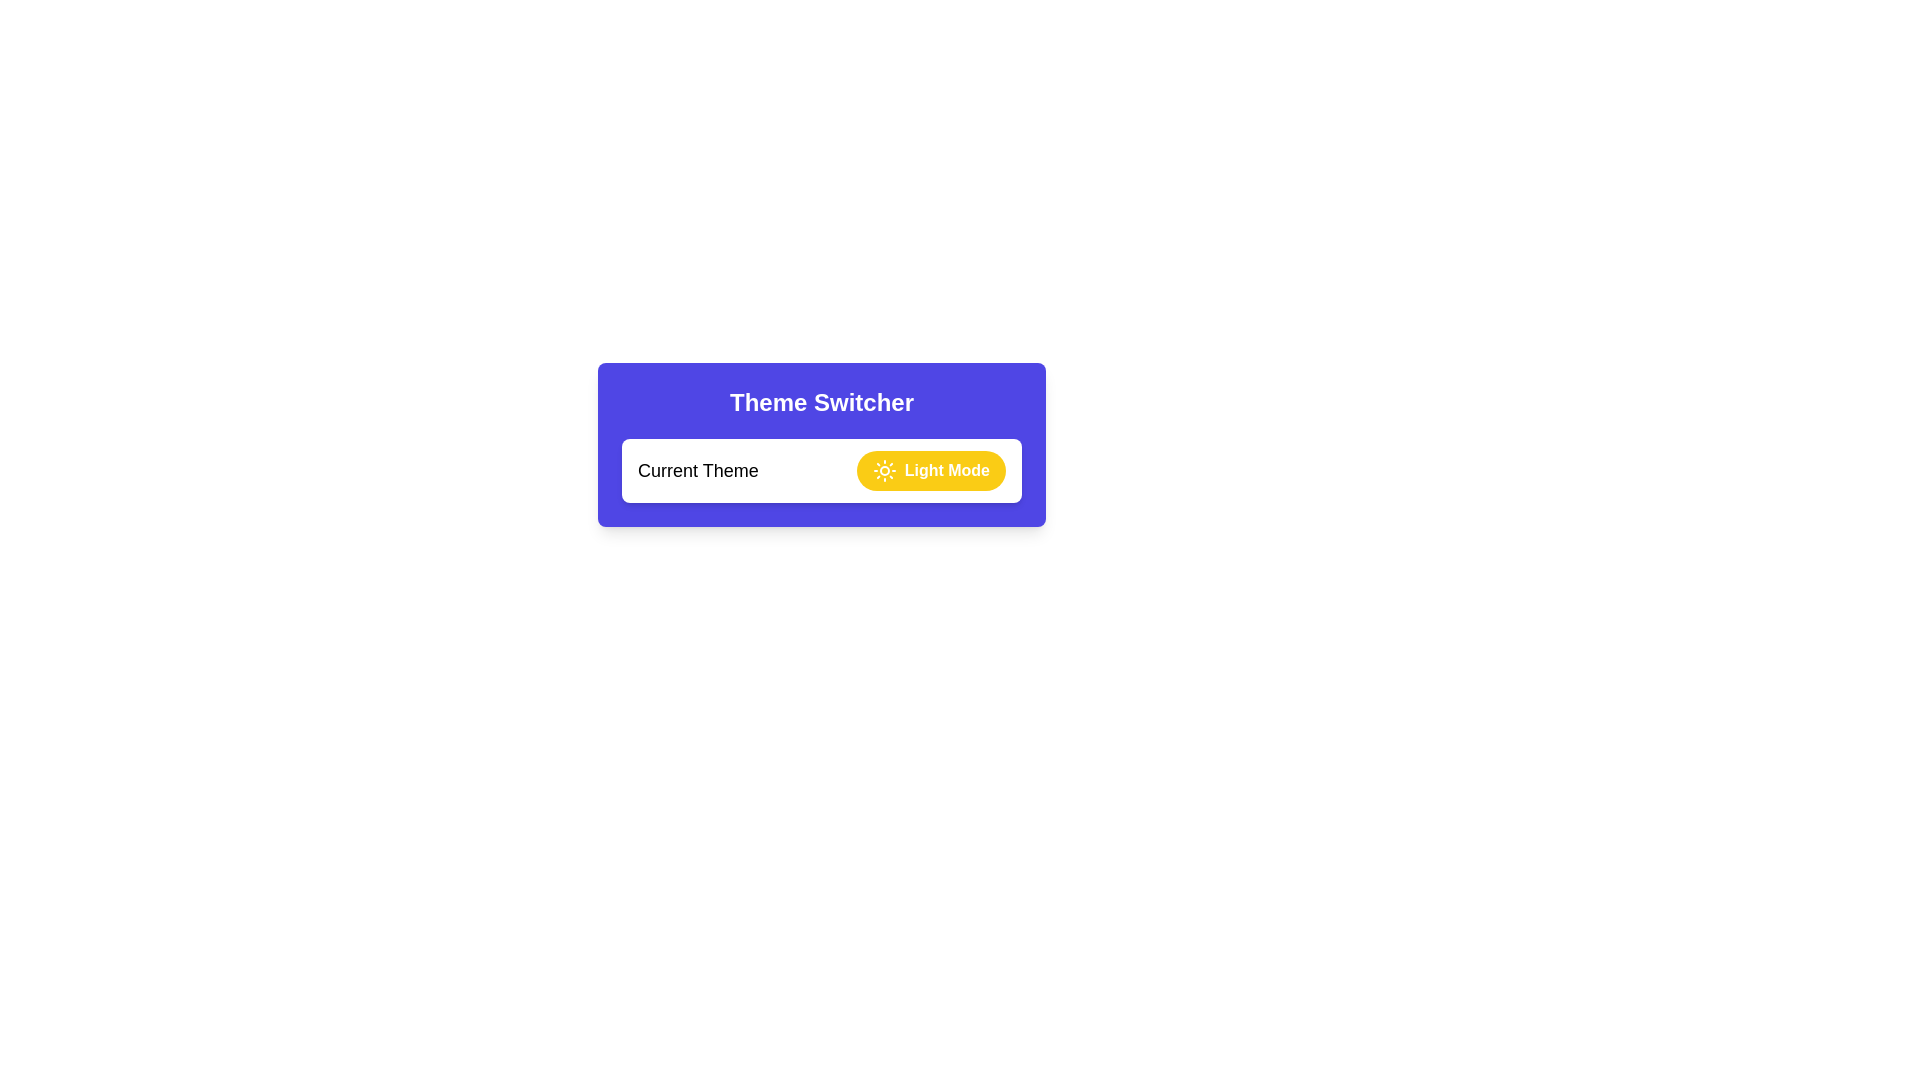 The height and width of the screenshot is (1080, 1920). What do you see at coordinates (930, 470) in the screenshot?
I see `the 'Light Mode' button to toggle the theme` at bounding box center [930, 470].